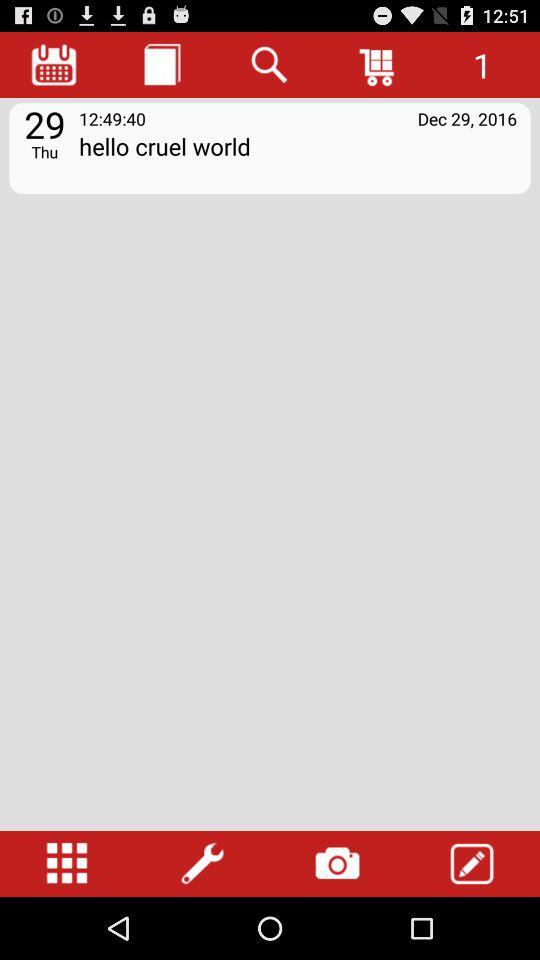  Describe the element at coordinates (161, 64) in the screenshot. I see `journal entries` at that location.